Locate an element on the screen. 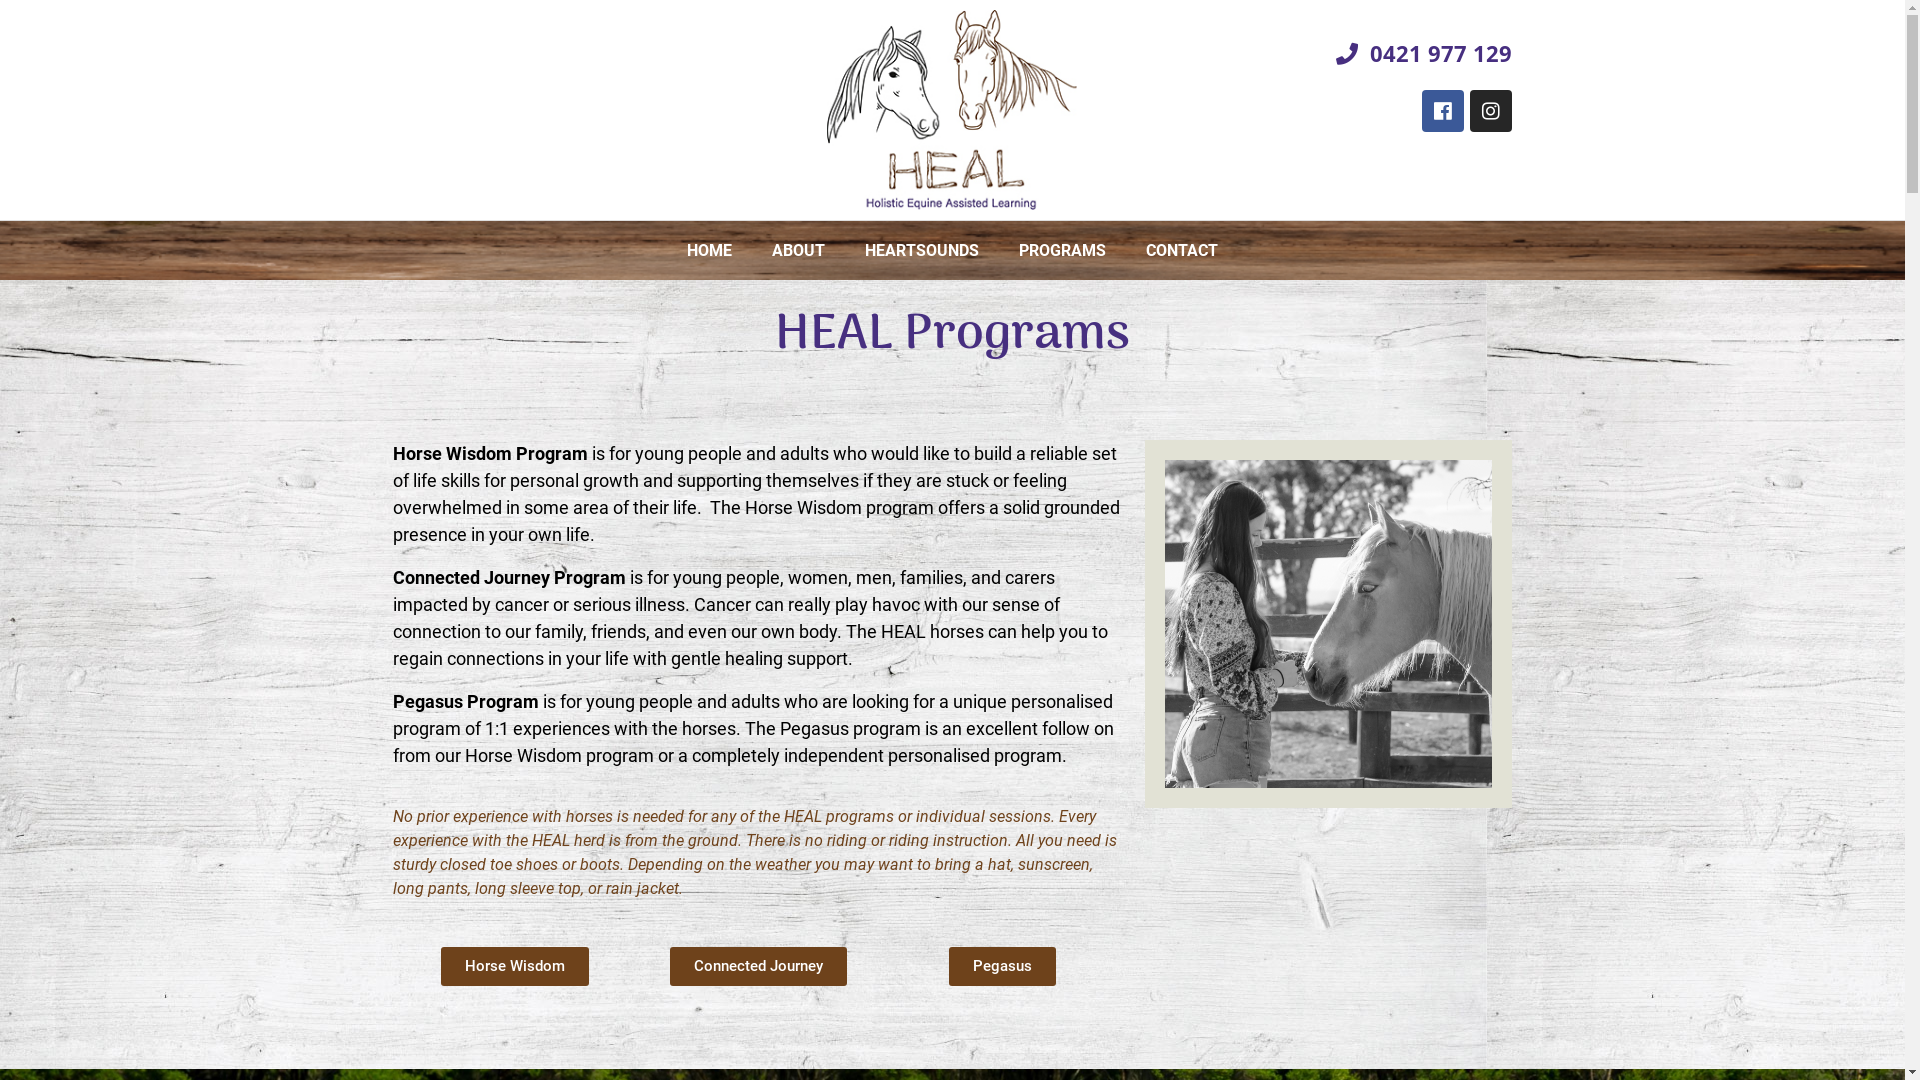  'Pegasus' is located at coordinates (1002, 965).